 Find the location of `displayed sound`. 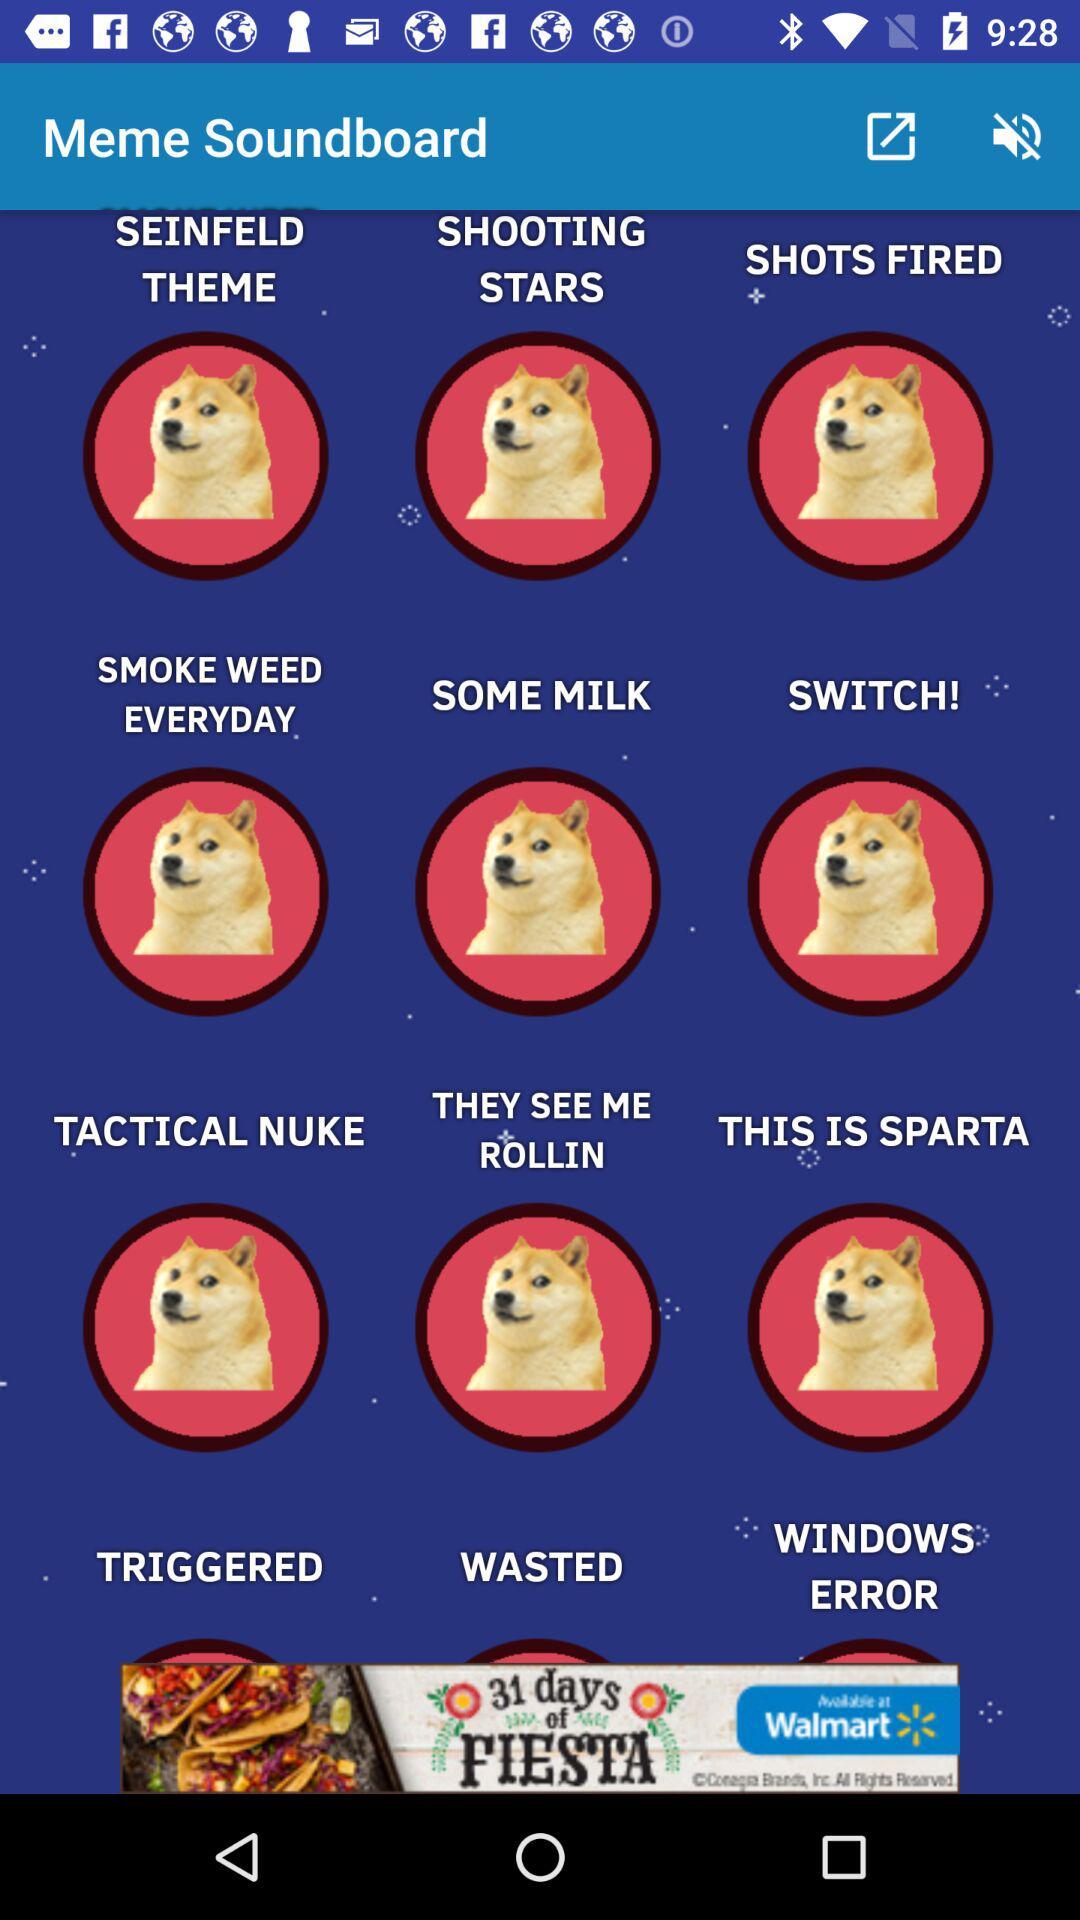

displayed sound is located at coordinates (207, 660).